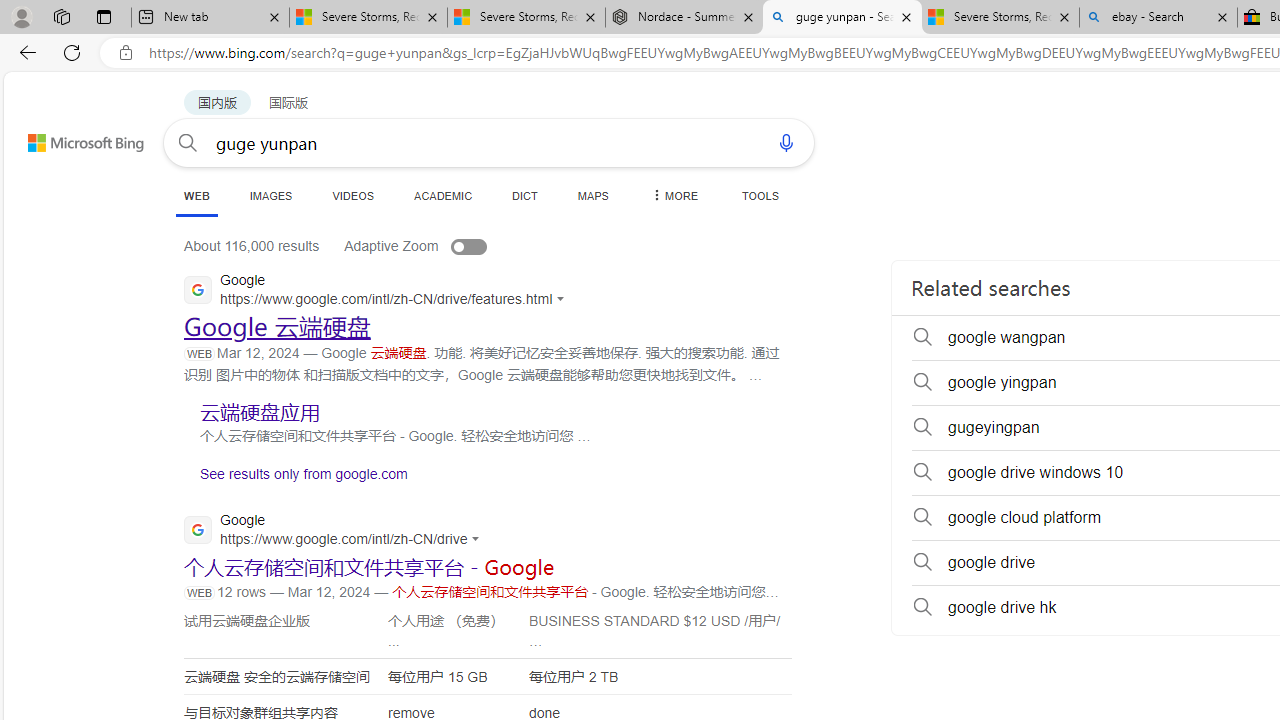 The height and width of the screenshot is (720, 1280). I want to click on 'New tab', so click(210, 17).